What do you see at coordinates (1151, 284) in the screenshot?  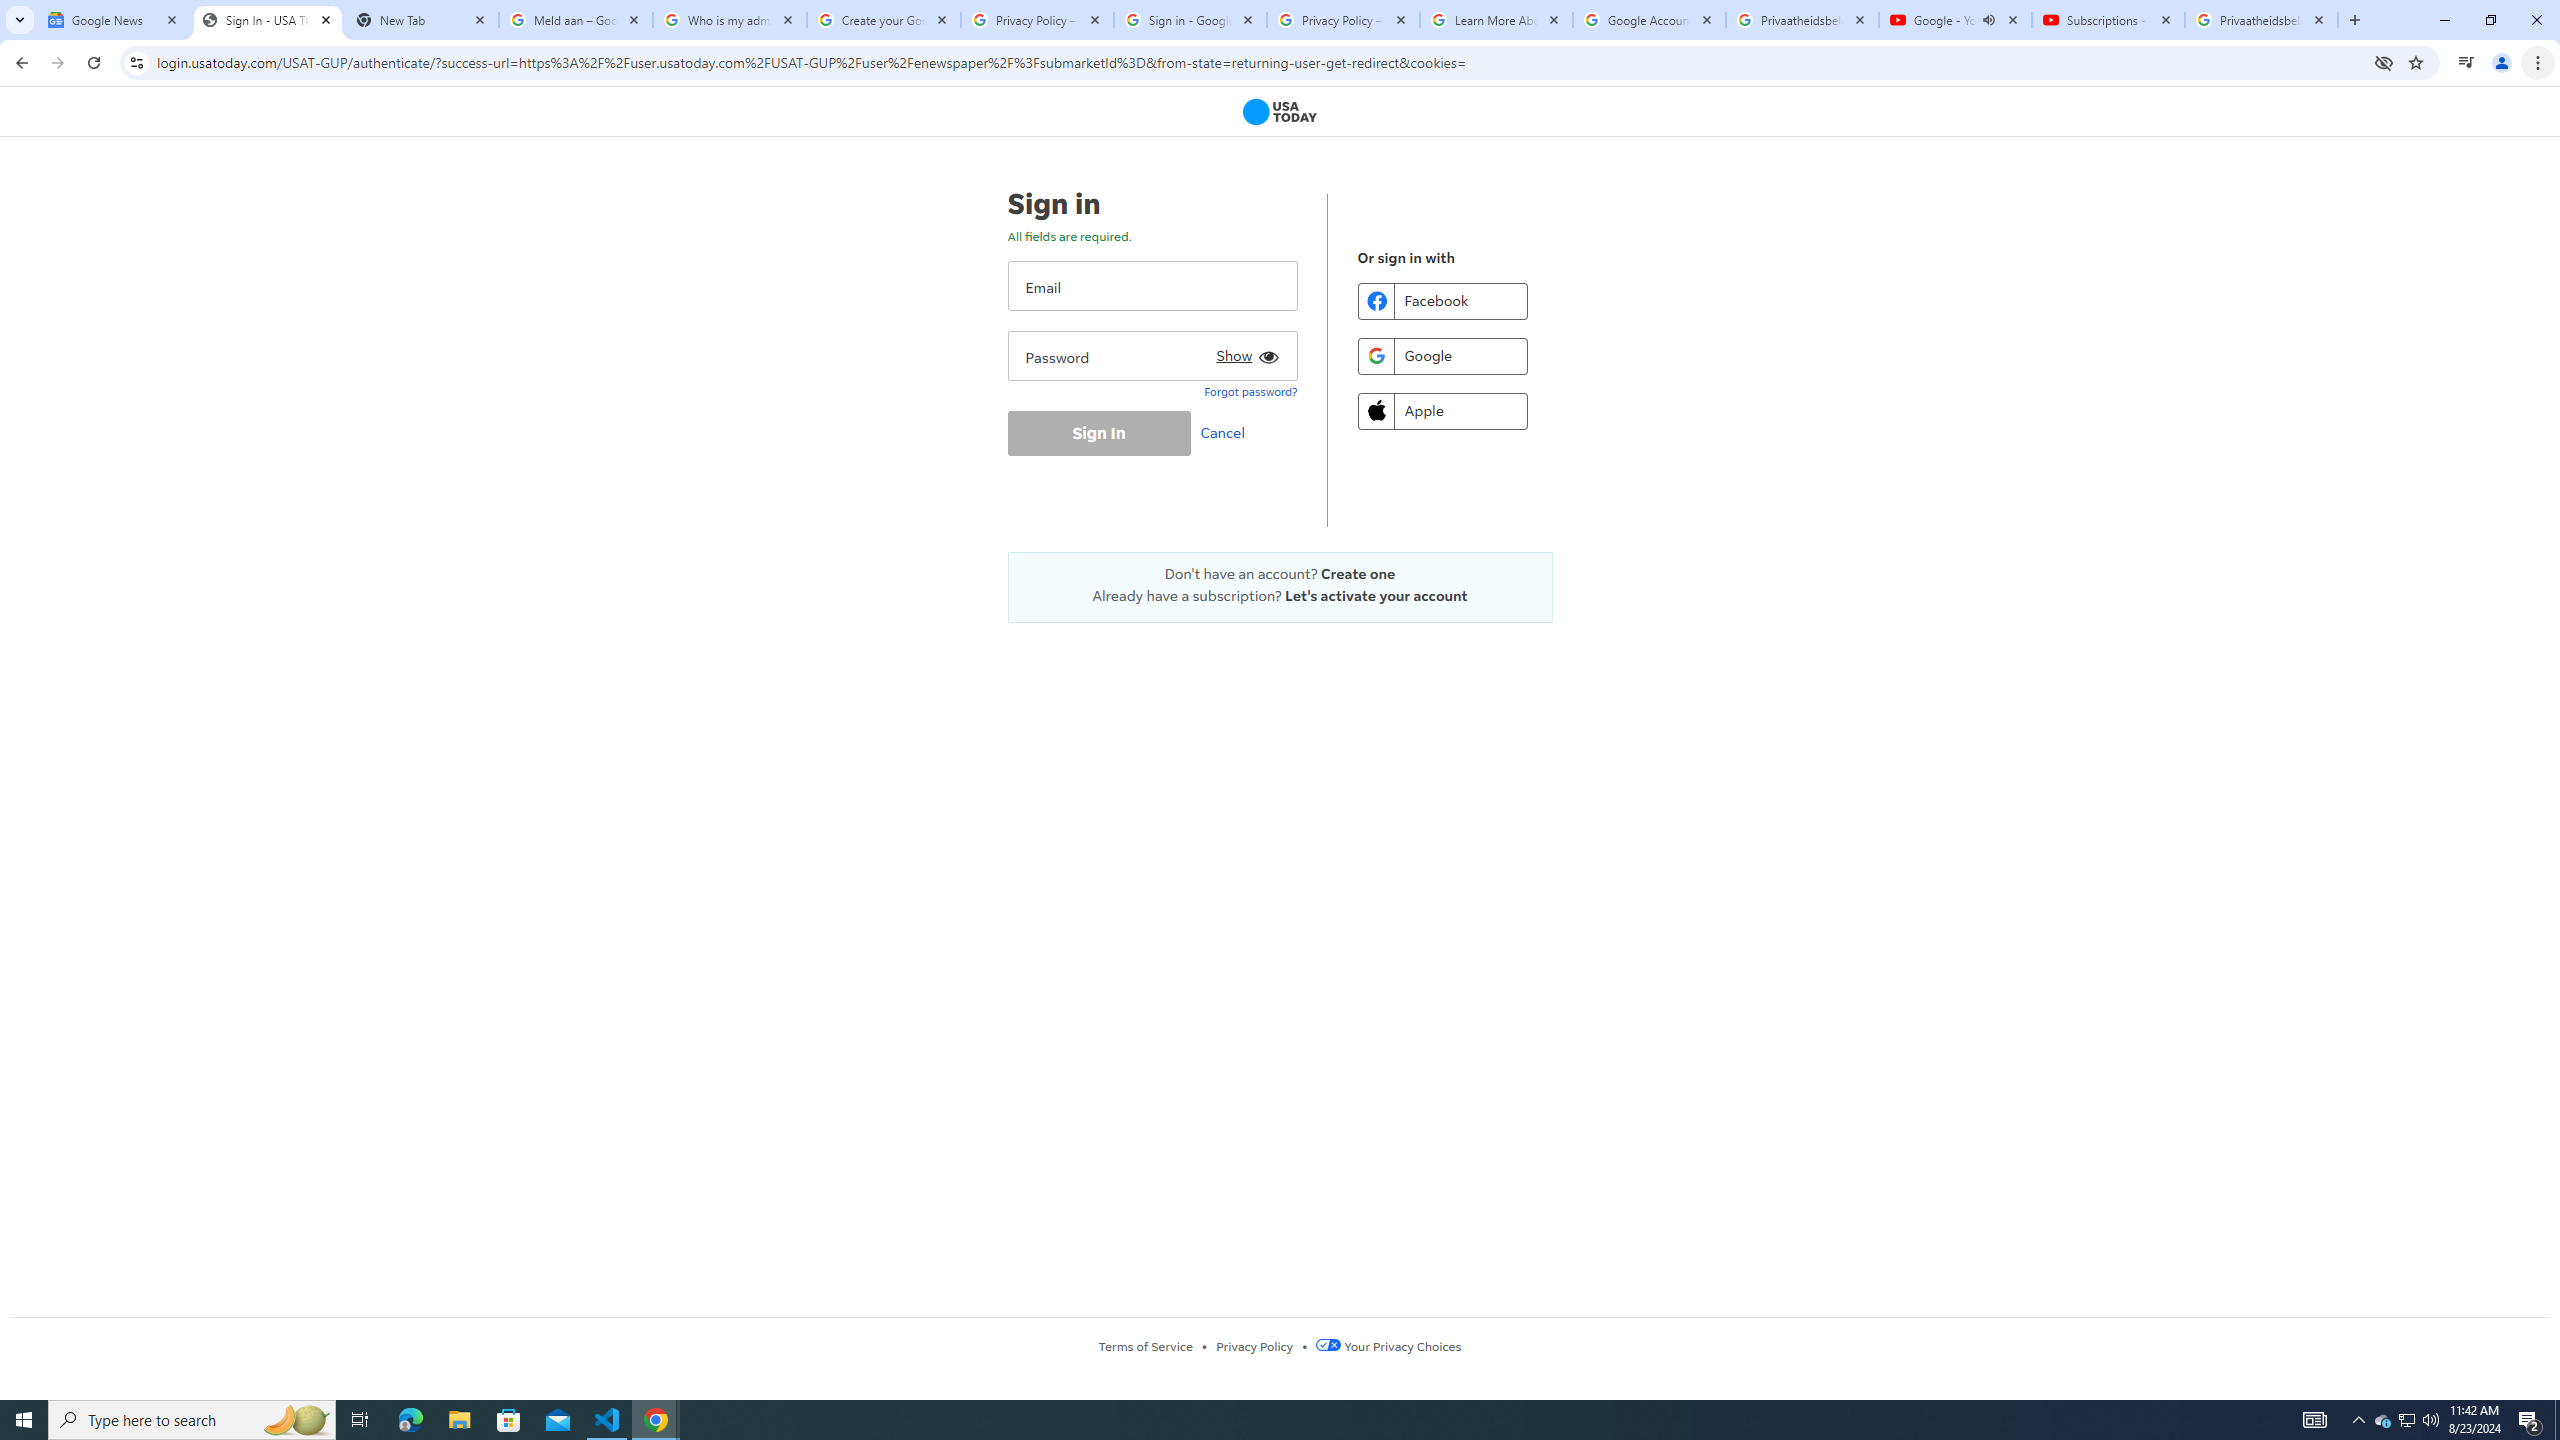 I see `'Account Username'` at bounding box center [1151, 284].